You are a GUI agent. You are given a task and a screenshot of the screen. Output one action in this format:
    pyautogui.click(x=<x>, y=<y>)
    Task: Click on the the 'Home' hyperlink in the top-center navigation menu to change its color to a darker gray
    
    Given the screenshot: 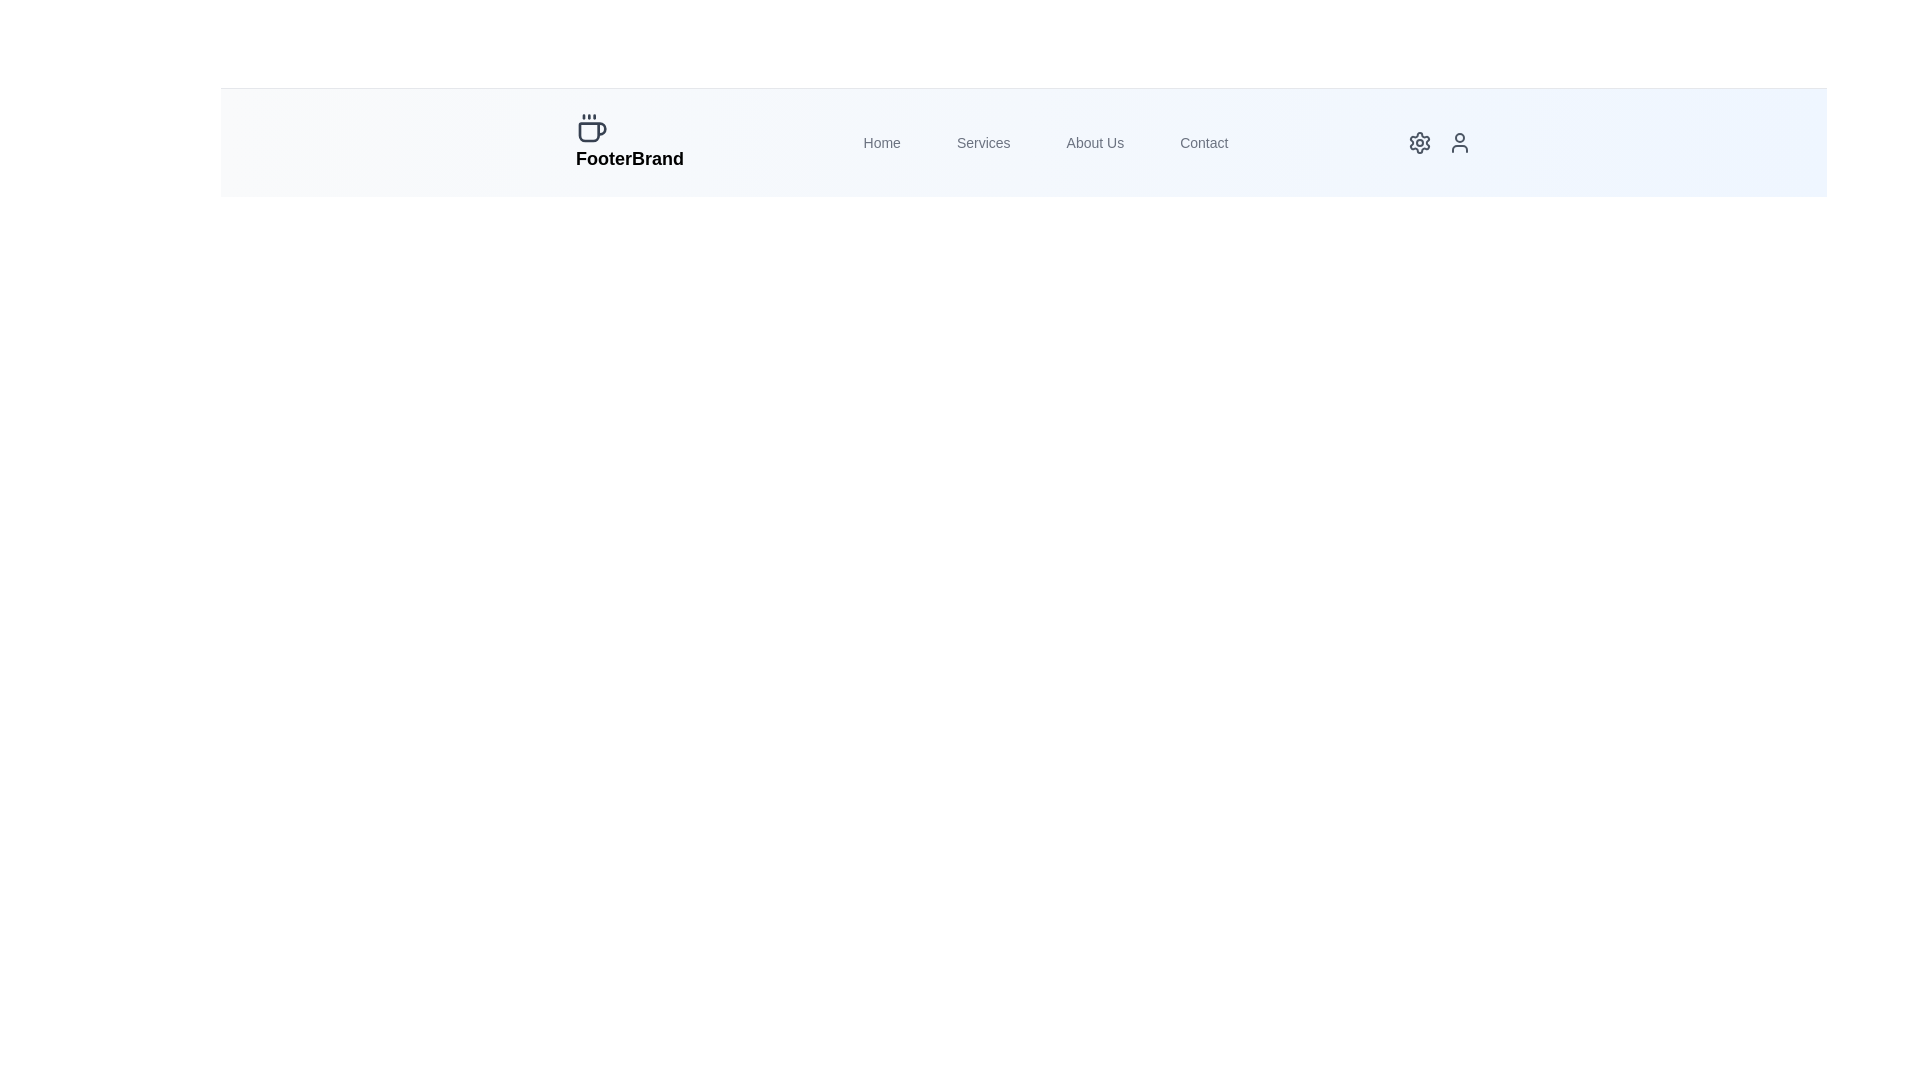 What is the action you would take?
    pyautogui.click(x=881, y=141)
    